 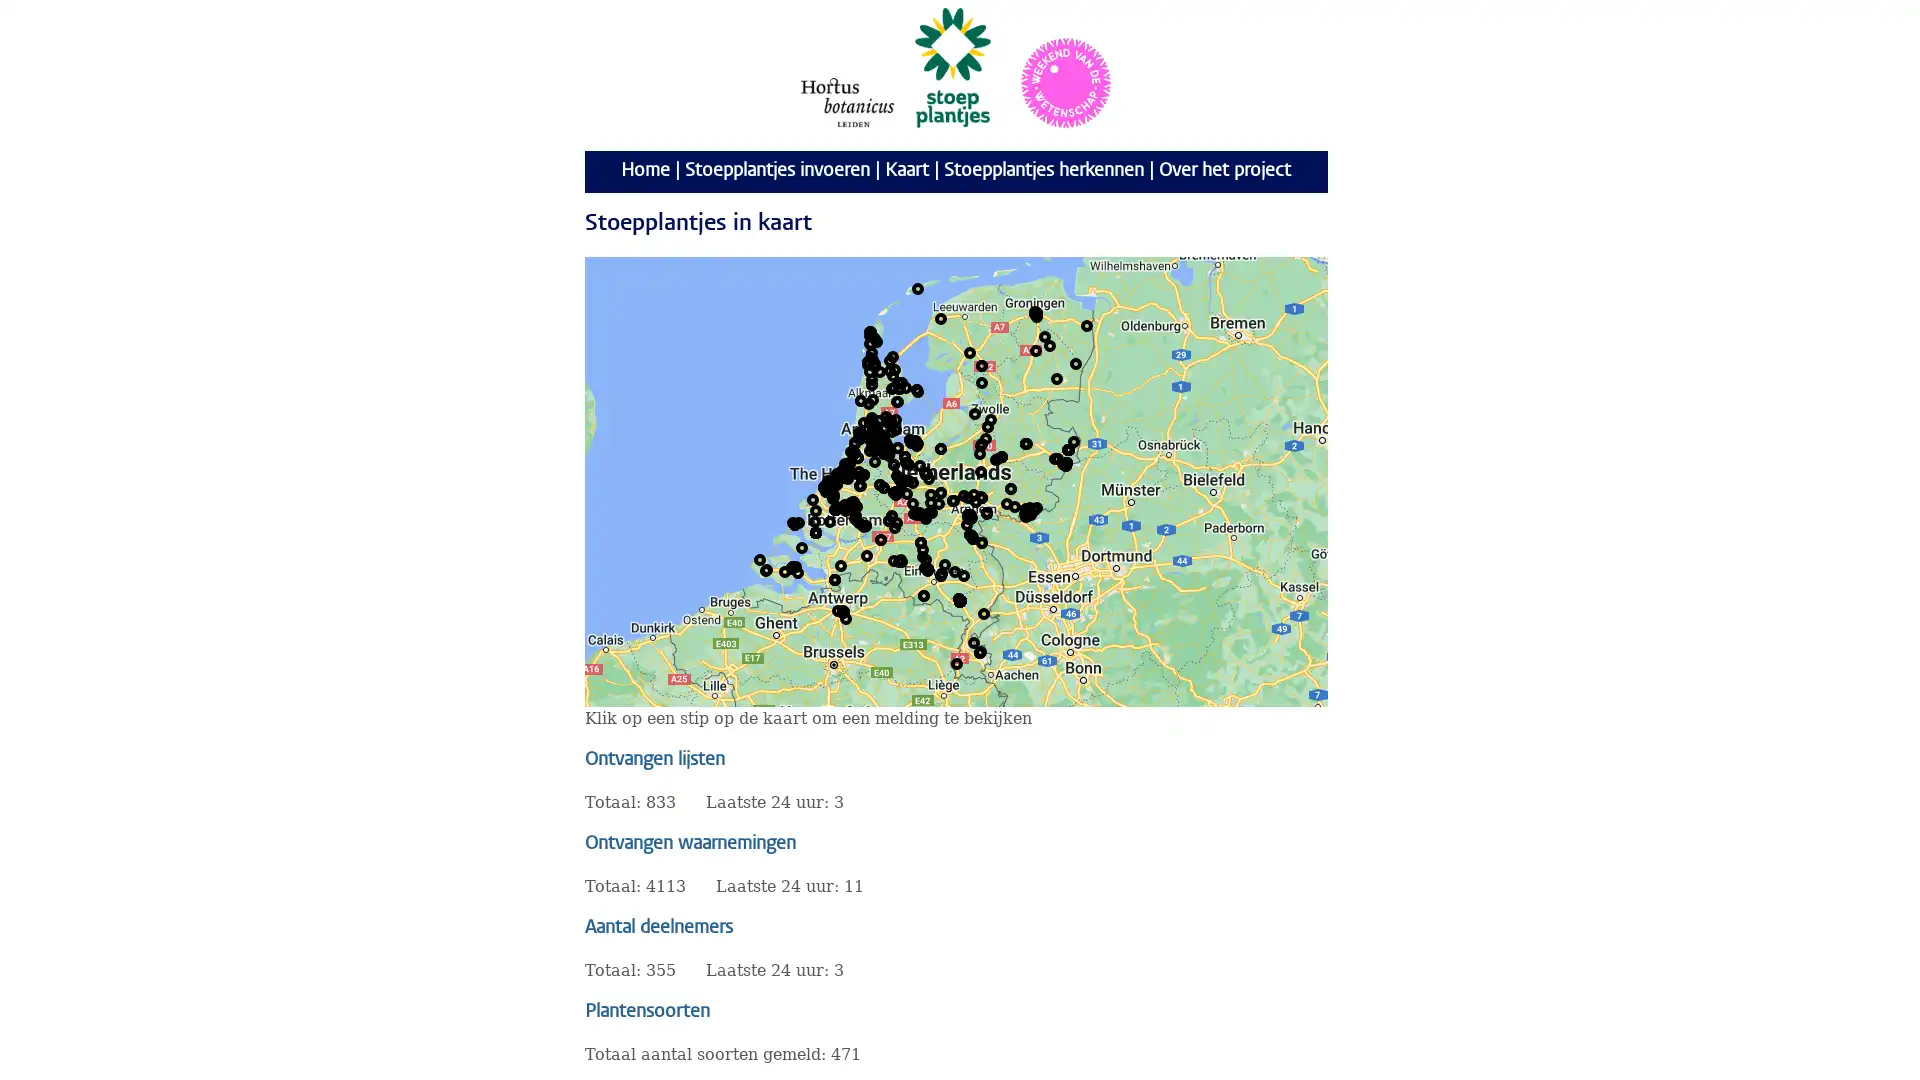 I want to click on Telling van Tas op 27 oktober 2021, so click(x=879, y=441).